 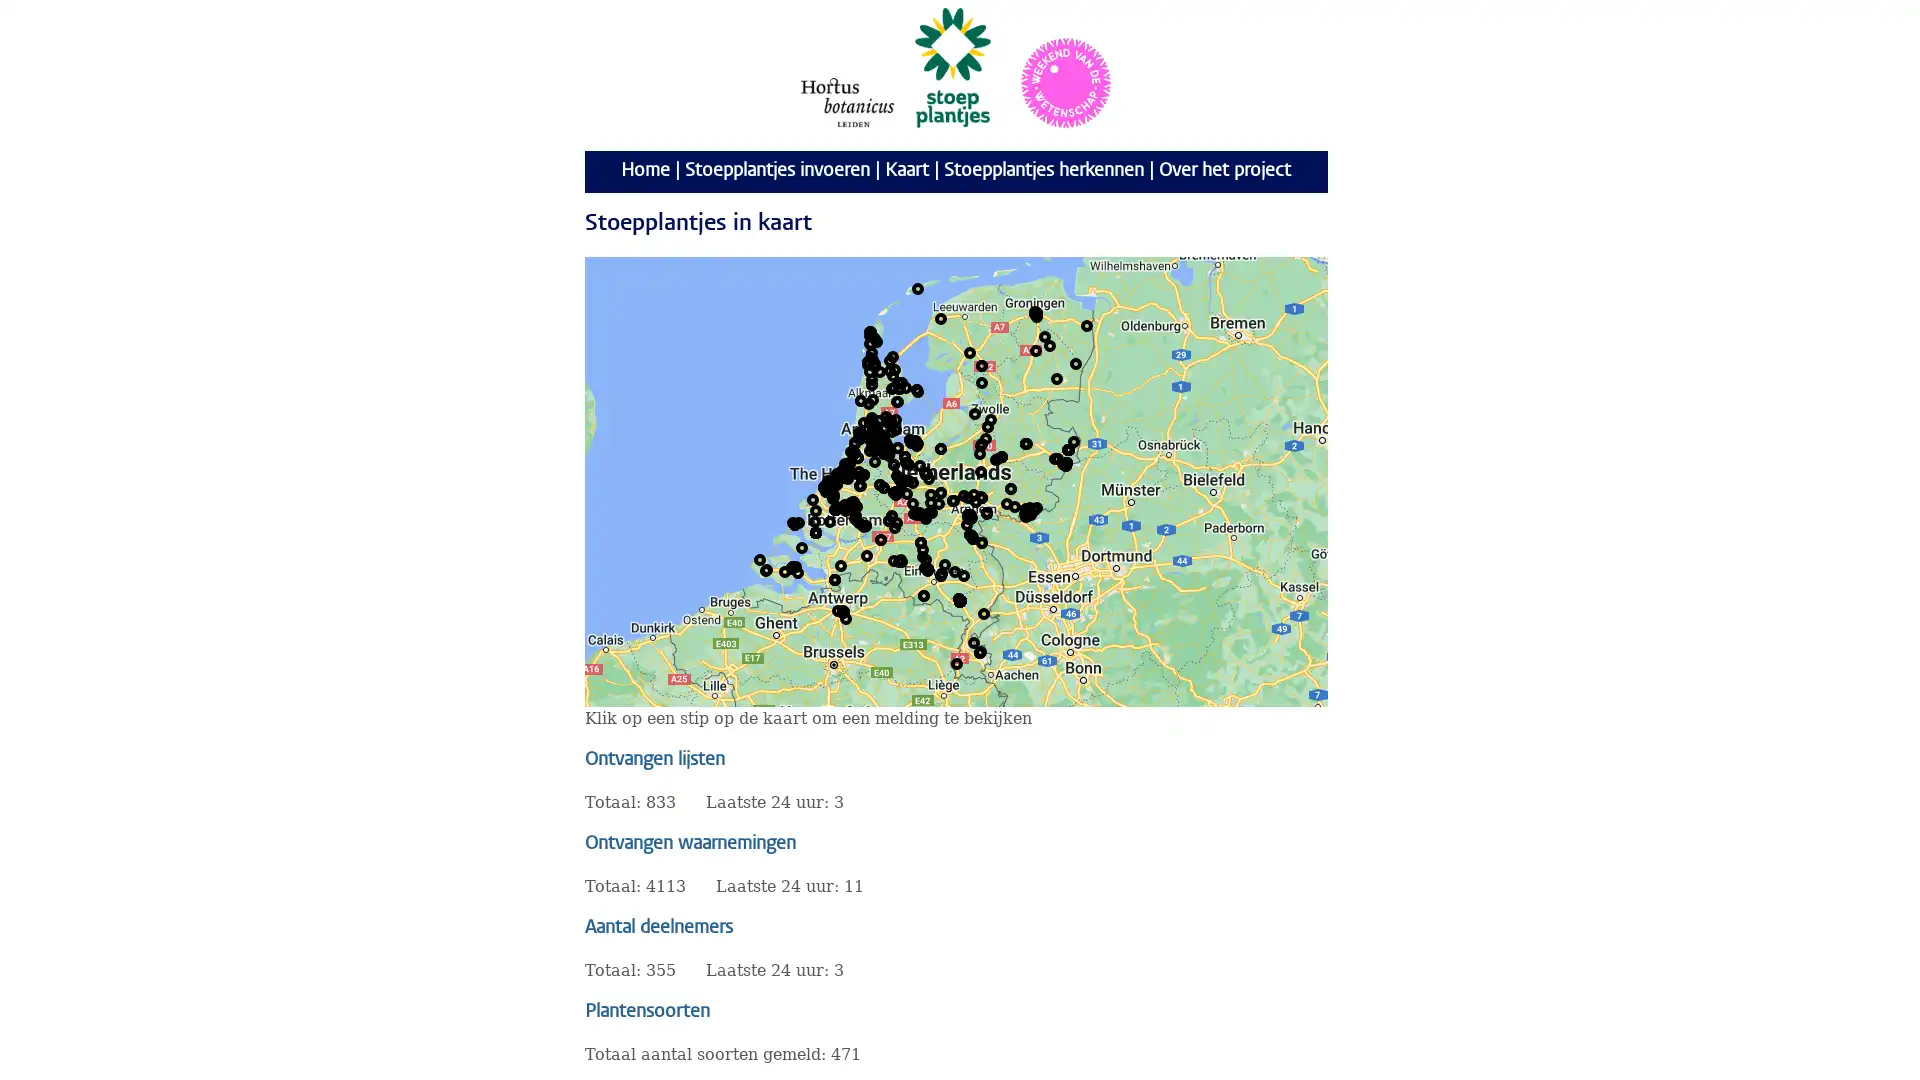 I want to click on Telling van Tas op 27 oktober 2021, so click(x=879, y=441).